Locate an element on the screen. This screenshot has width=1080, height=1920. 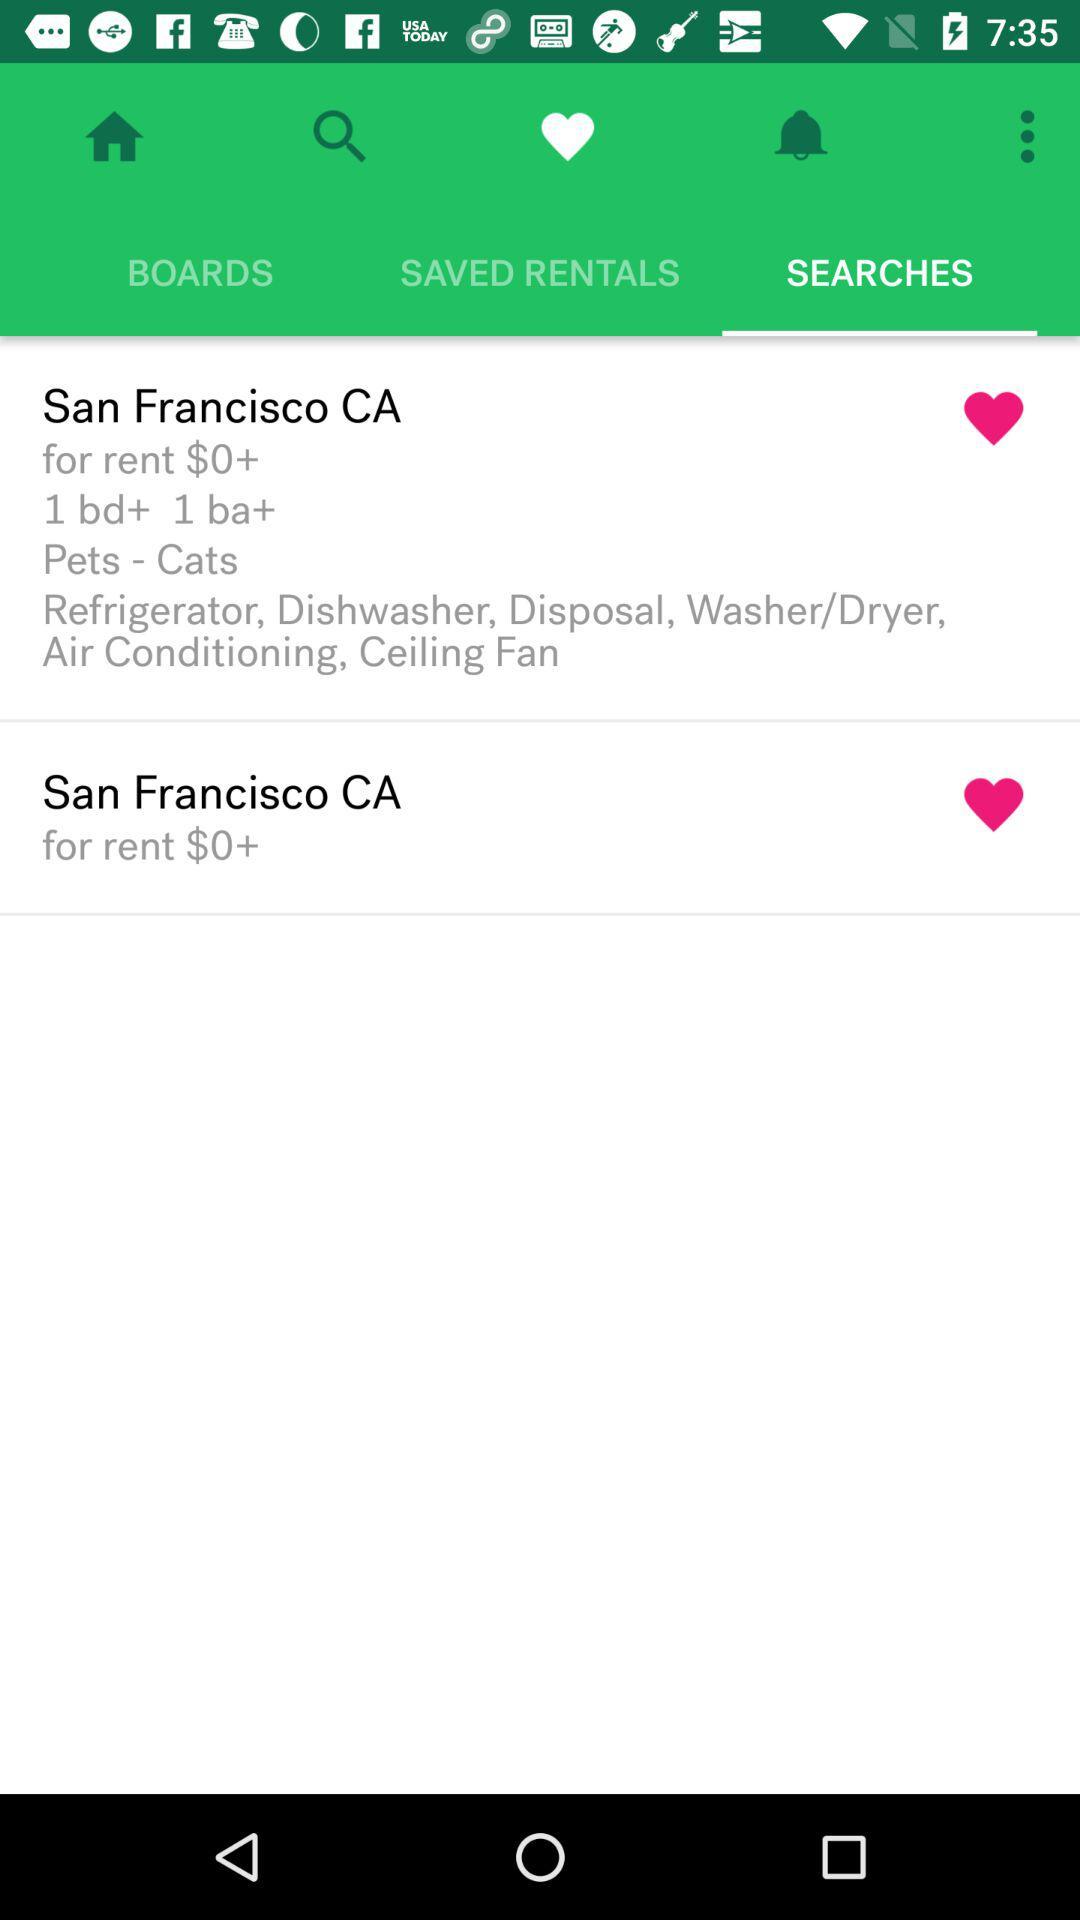
the home page is located at coordinates (114, 135).